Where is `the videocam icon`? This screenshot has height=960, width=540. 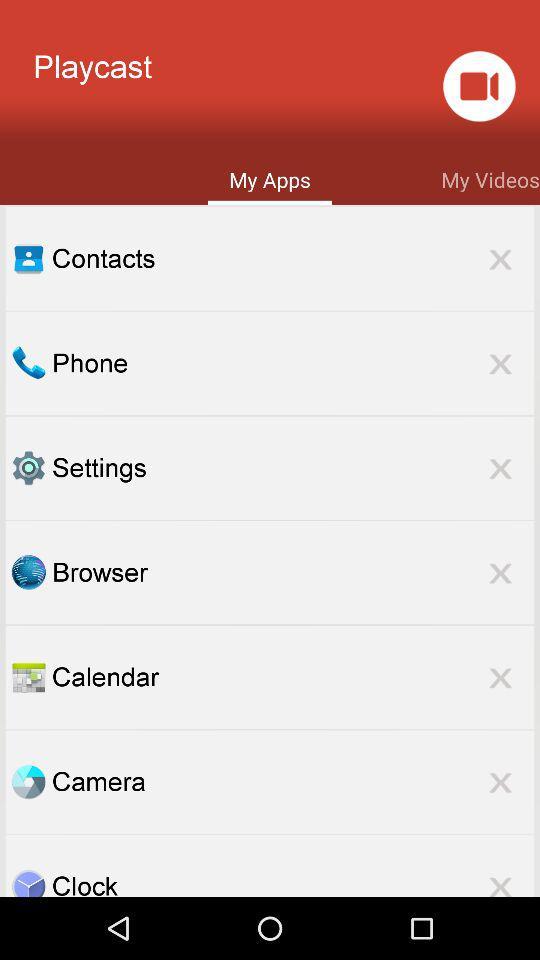 the videocam icon is located at coordinates (478, 92).